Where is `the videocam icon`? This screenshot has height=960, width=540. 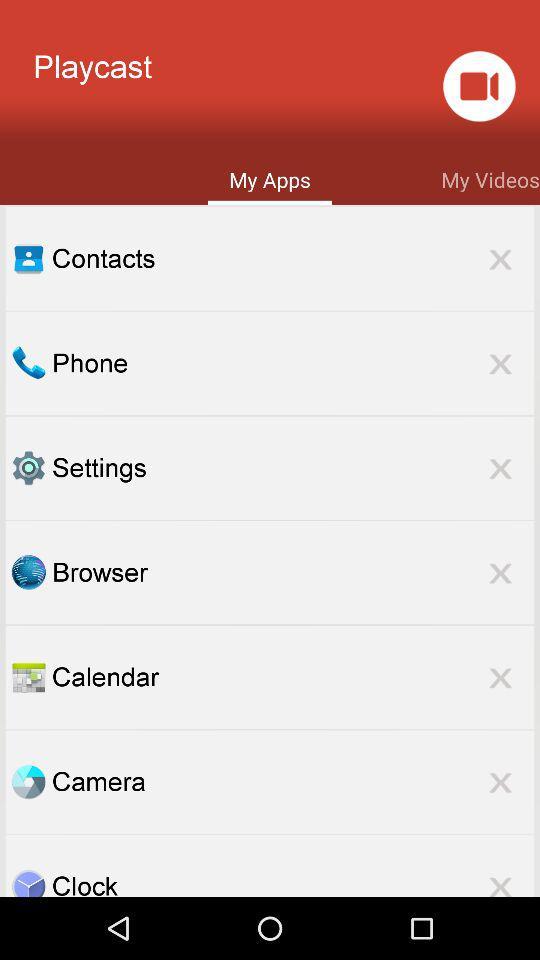 the videocam icon is located at coordinates (478, 92).